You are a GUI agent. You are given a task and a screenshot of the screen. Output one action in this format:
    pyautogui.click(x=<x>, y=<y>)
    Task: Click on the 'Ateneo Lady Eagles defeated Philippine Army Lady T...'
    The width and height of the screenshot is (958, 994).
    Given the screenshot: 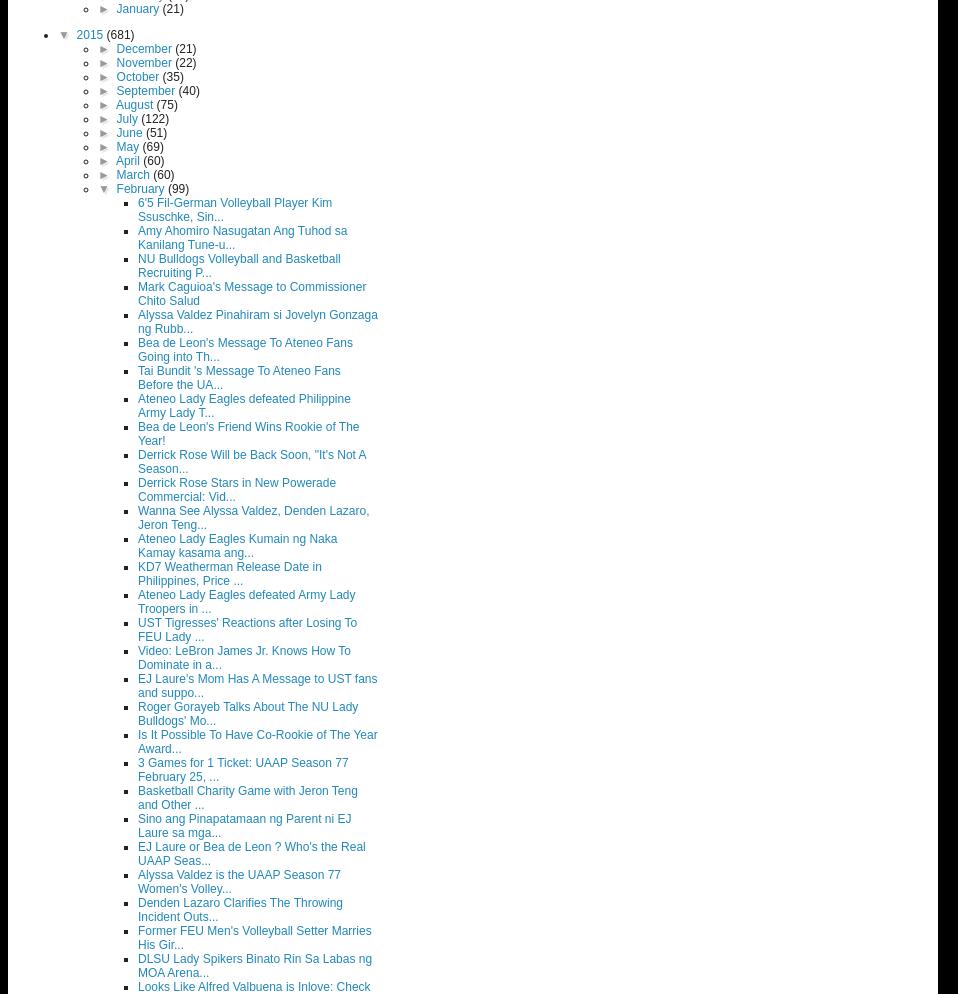 What is the action you would take?
    pyautogui.click(x=244, y=405)
    